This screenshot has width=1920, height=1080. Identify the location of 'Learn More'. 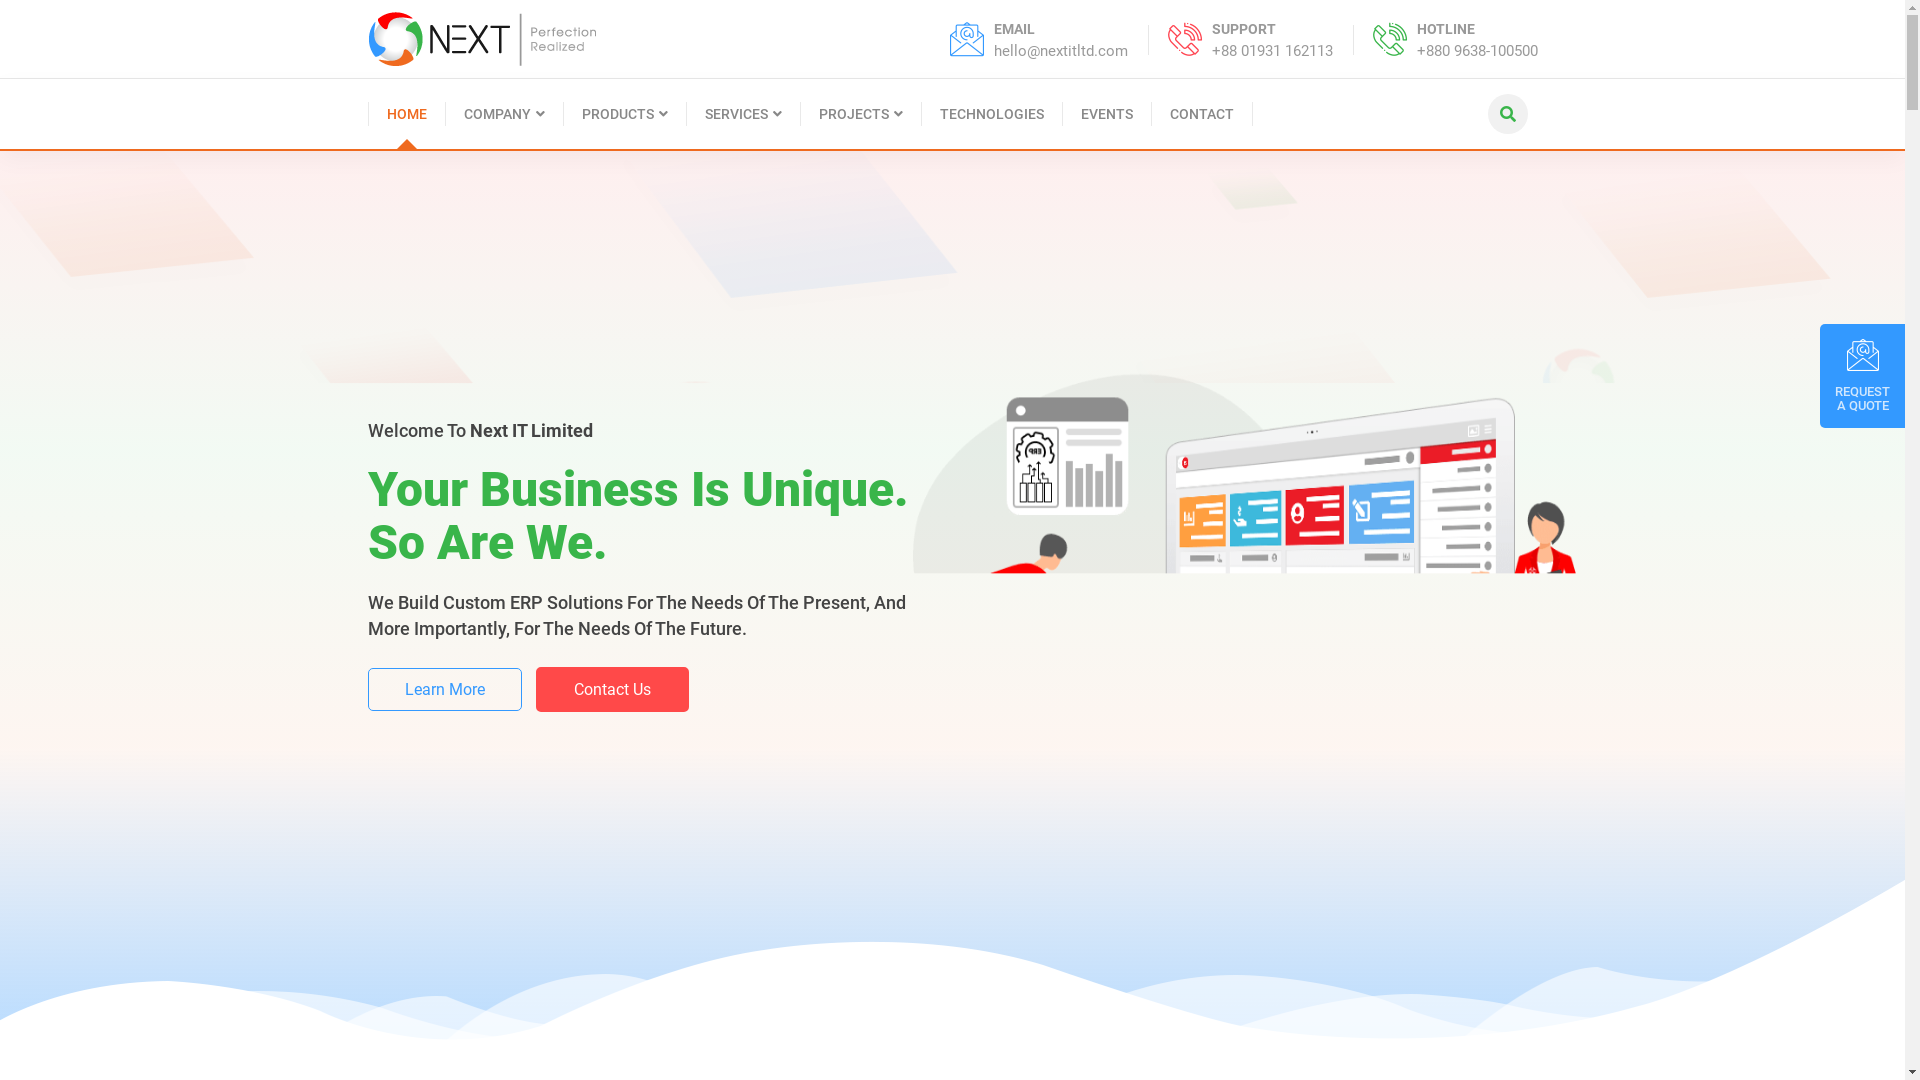
(444, 722).